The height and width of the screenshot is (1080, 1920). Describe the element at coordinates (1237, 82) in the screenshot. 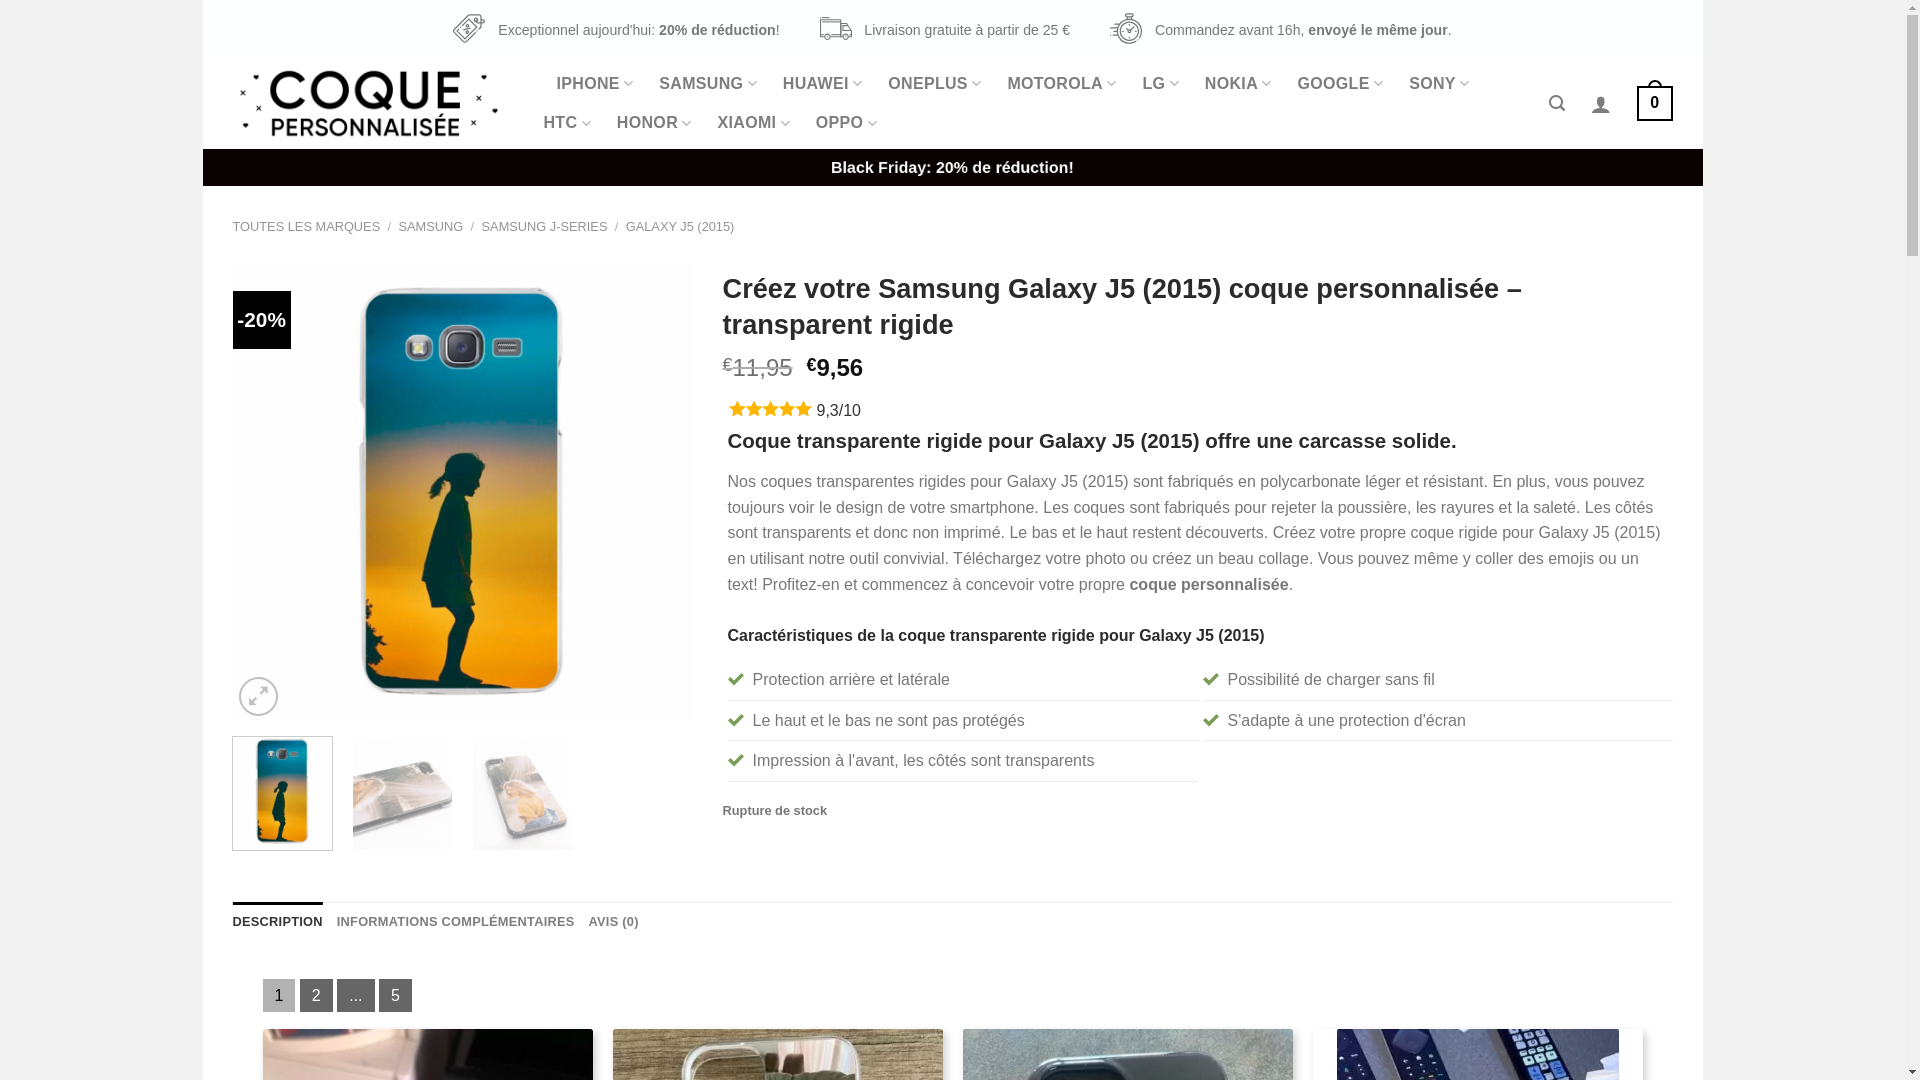

I see `'NOKIA'` at that location.